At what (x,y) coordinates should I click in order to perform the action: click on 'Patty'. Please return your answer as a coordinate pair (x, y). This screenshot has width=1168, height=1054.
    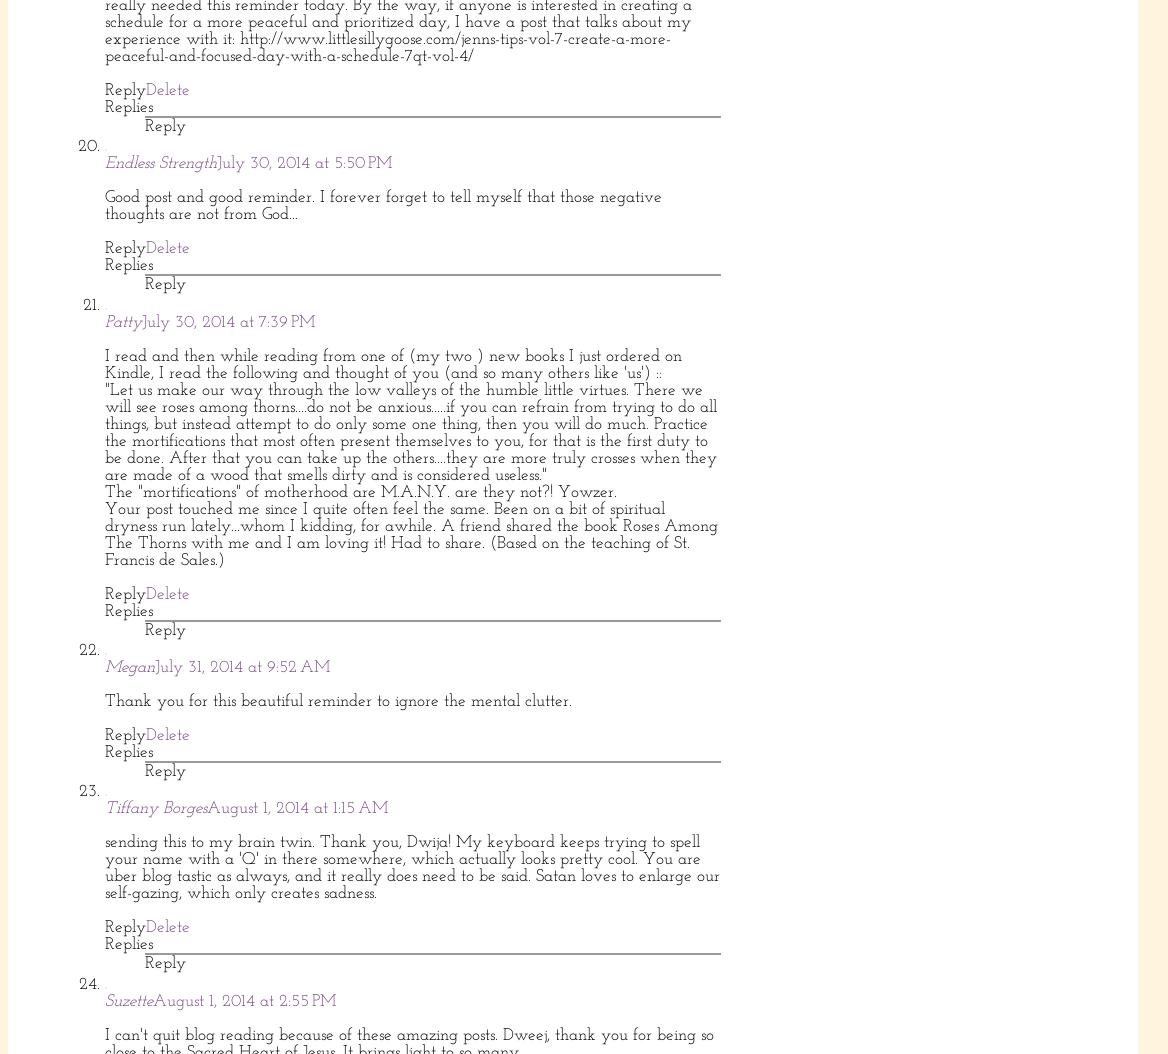
    Looking at the image, I should click on (122, 321).